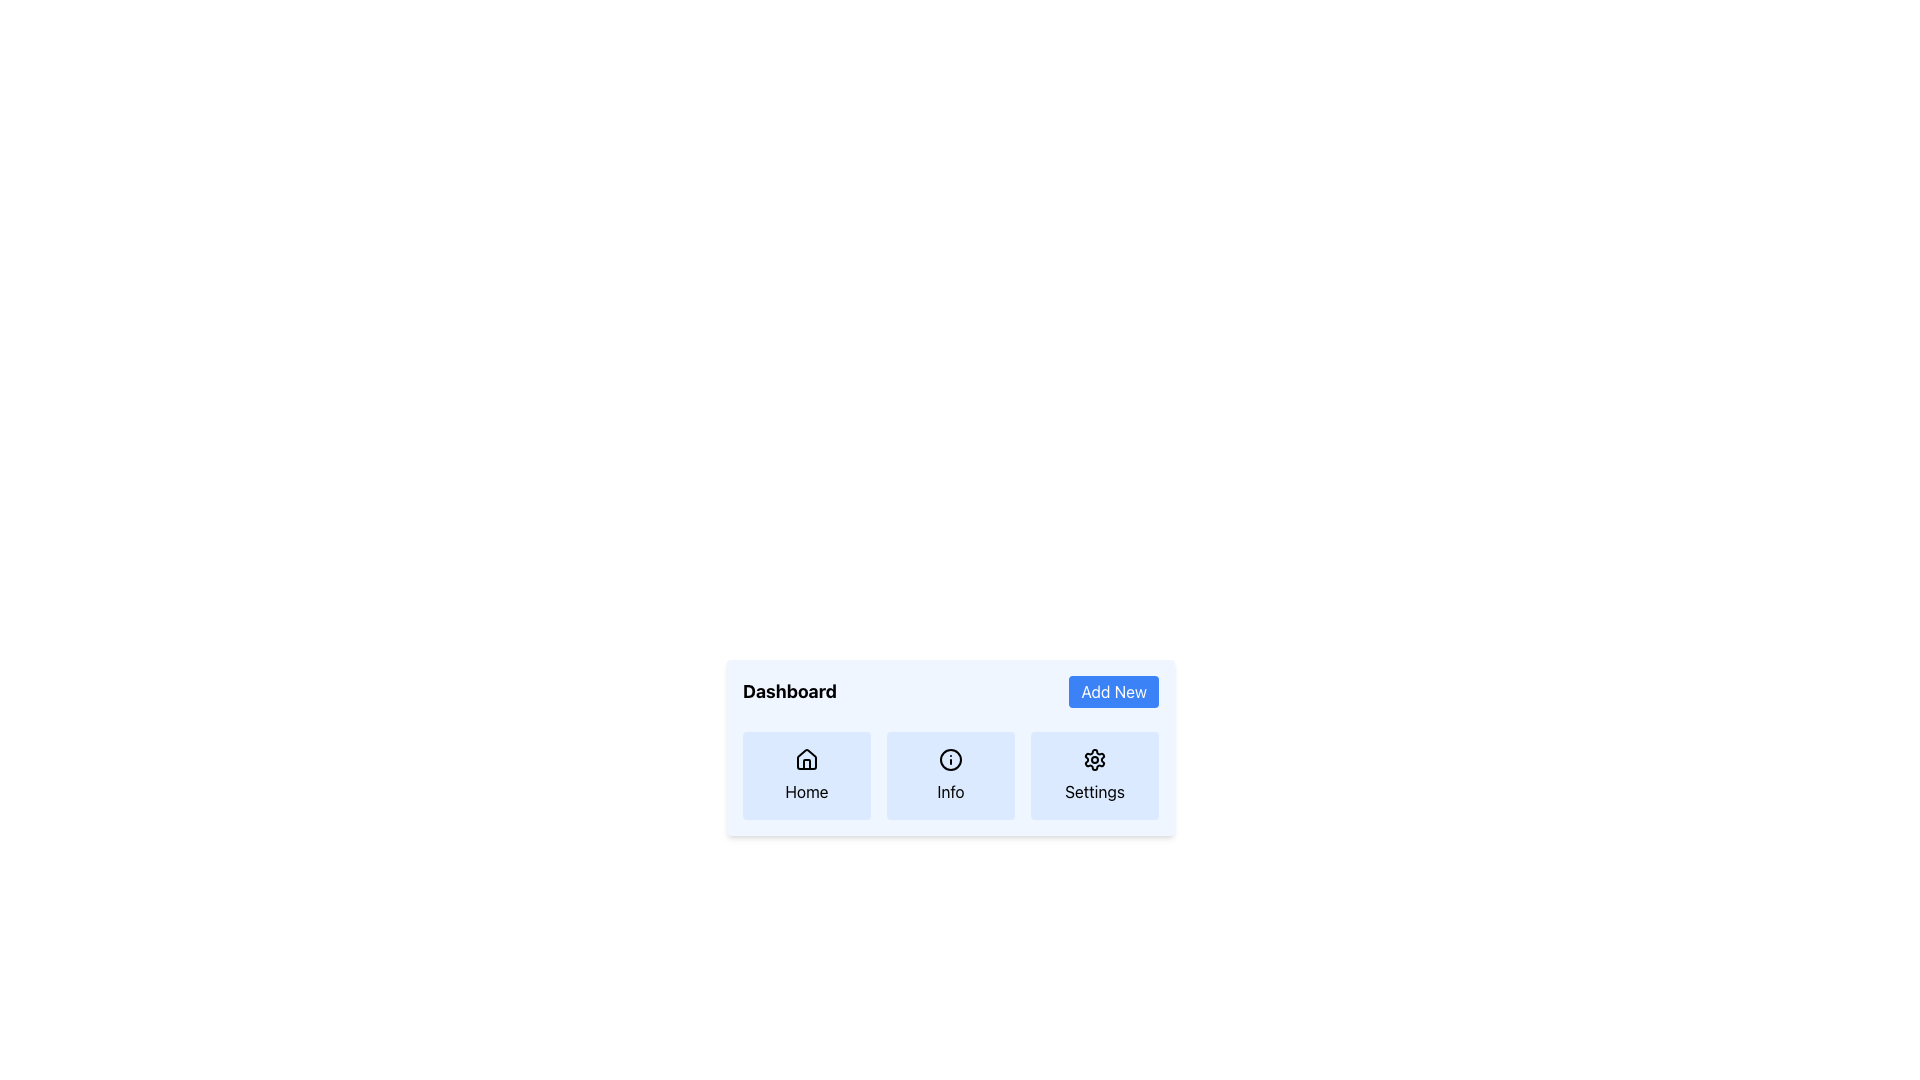  I want to click on the house icon within the 'Home' button to observe possible tooltips or visual effects, so click(806, 759).